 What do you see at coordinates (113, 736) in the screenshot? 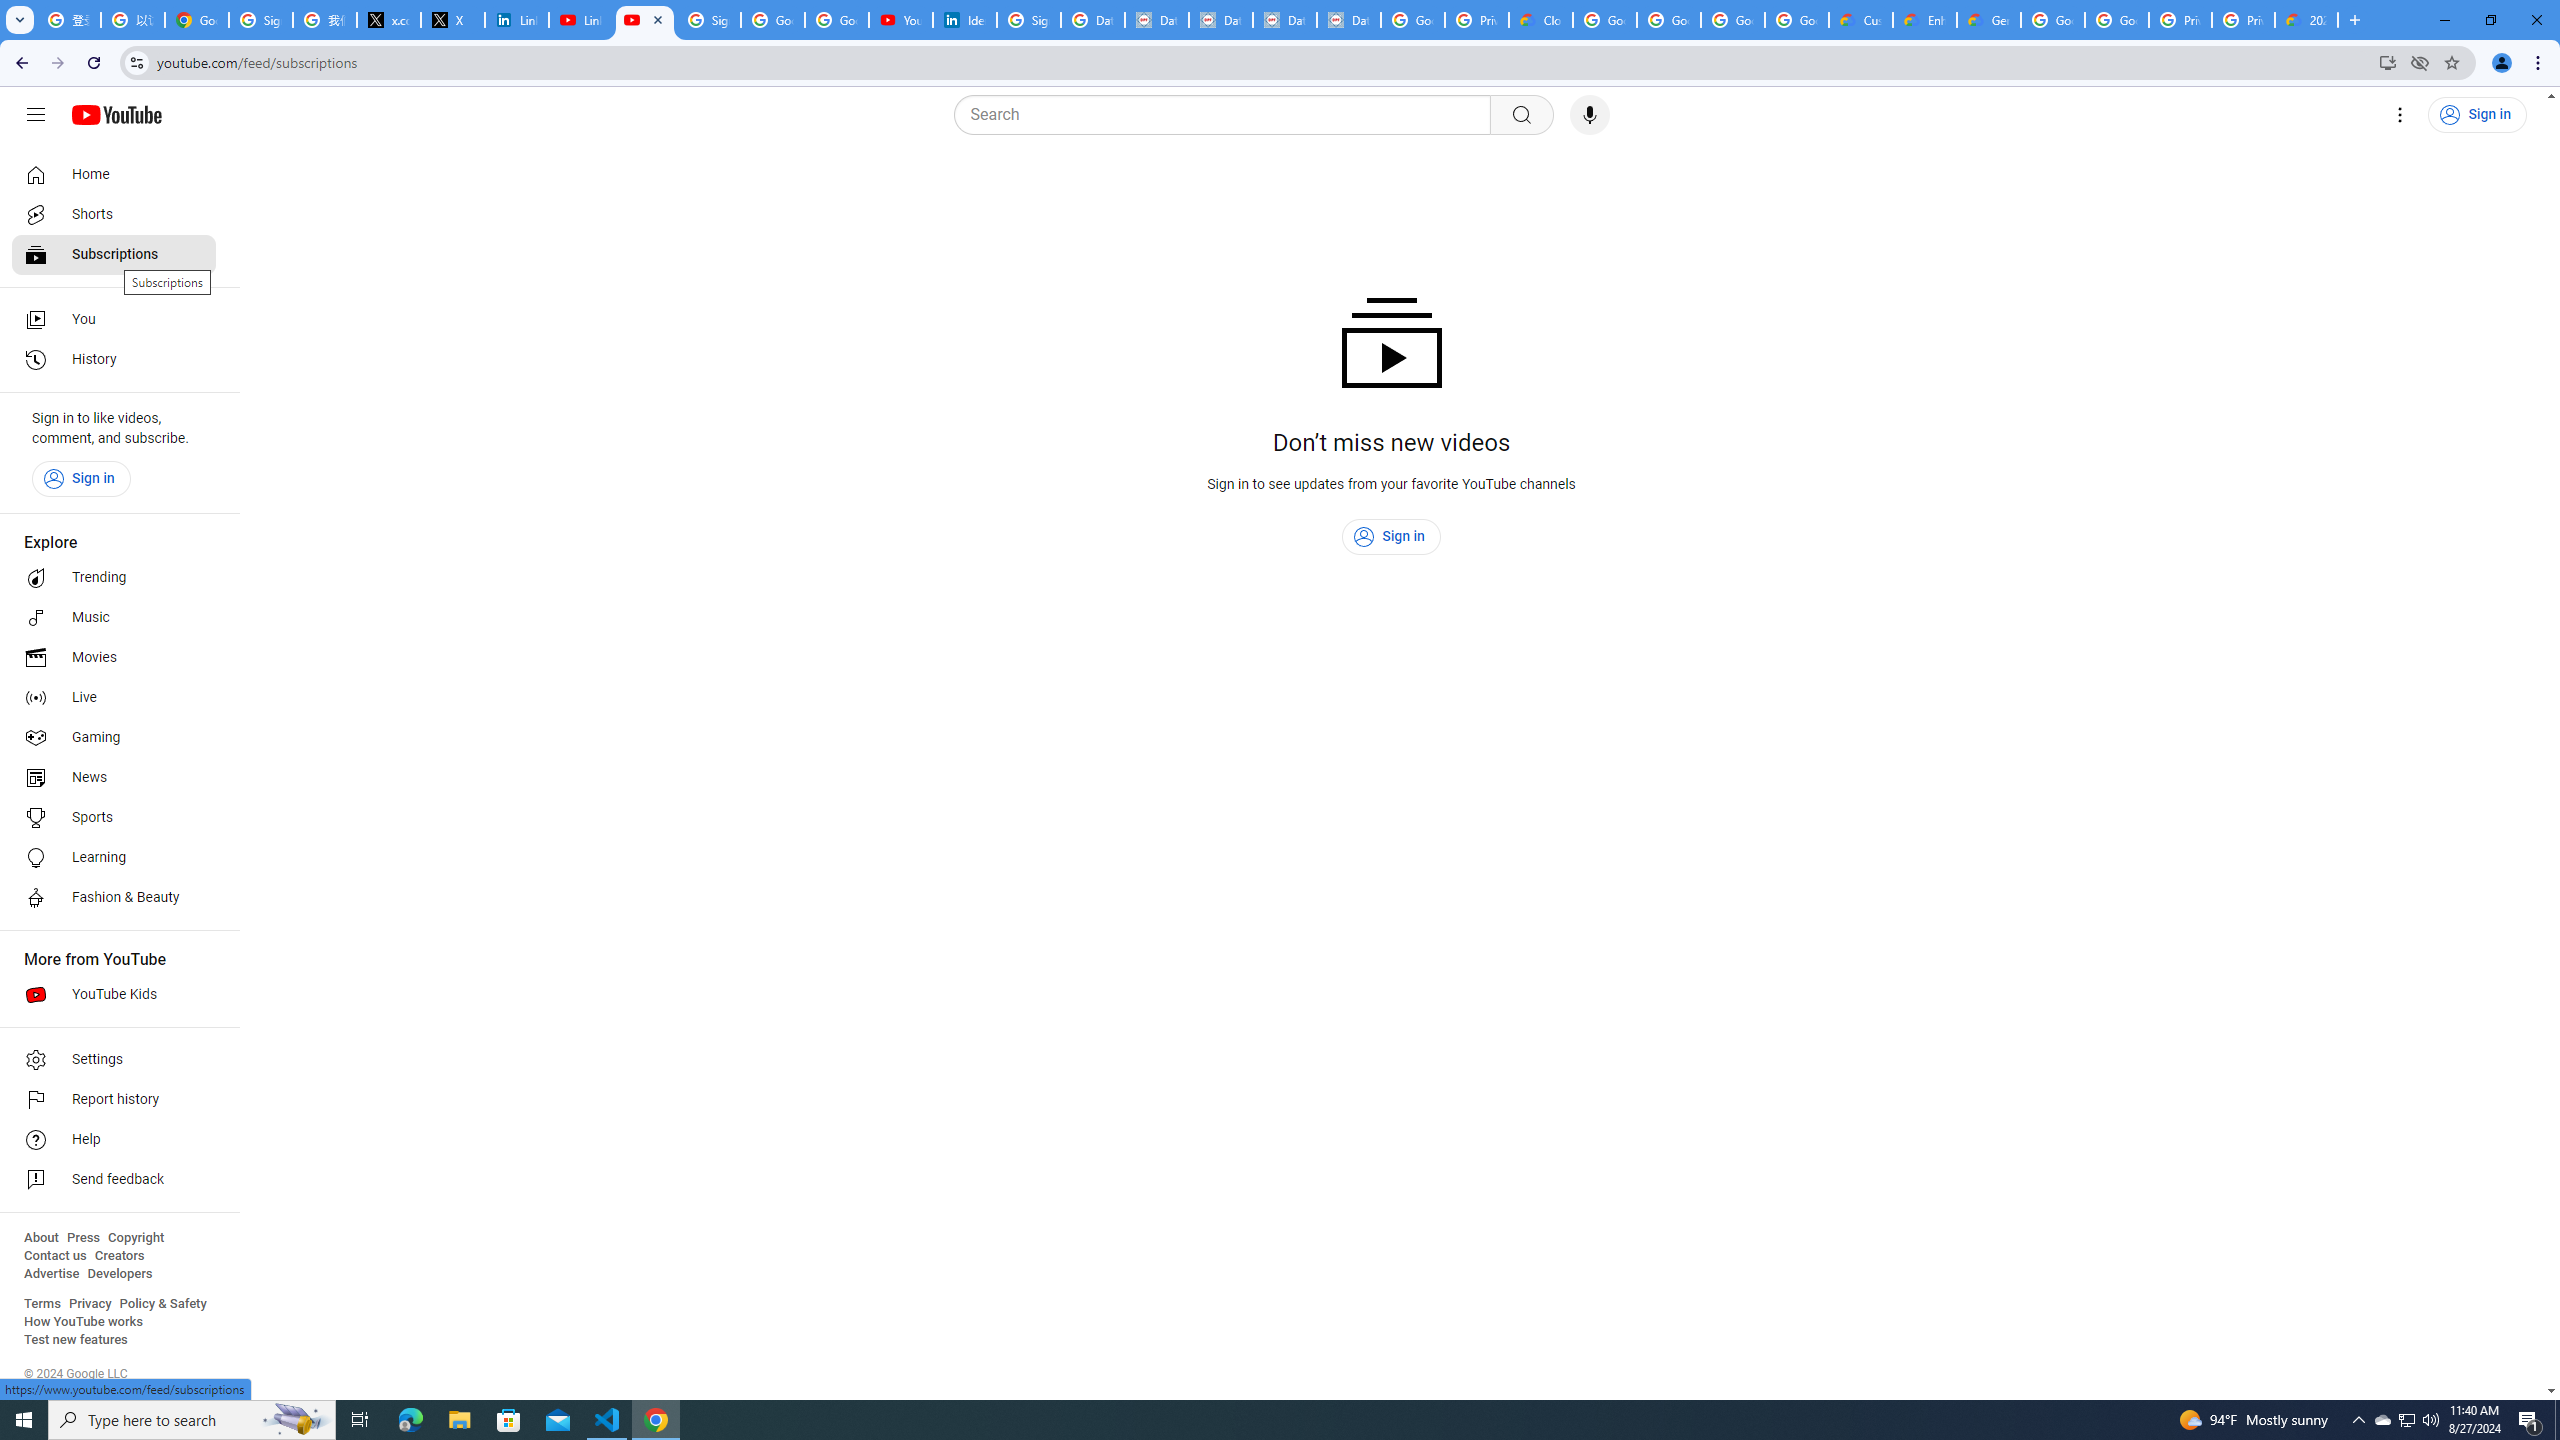
I see `'Gaming'` at bounding box center [113, 736].